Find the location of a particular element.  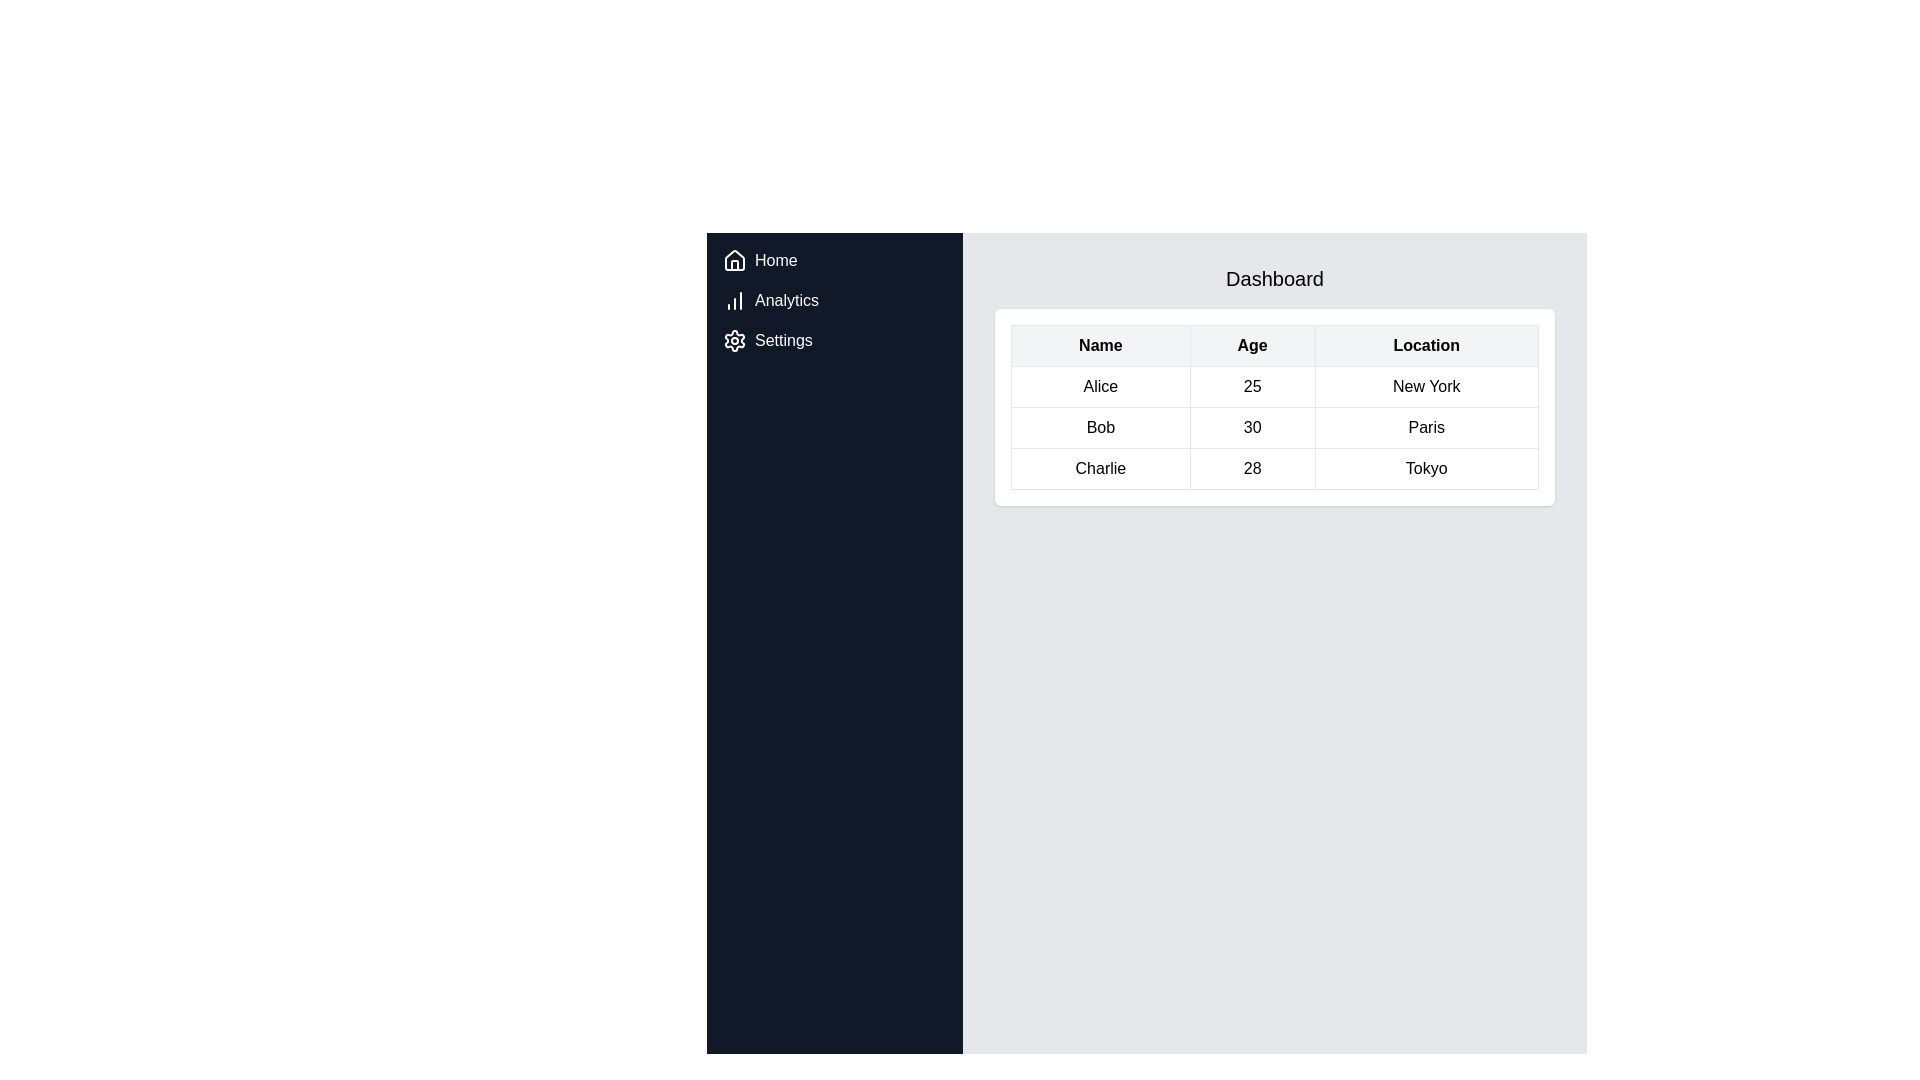

the column header label indicating user names, which is the first item in a horizontal row of three labels at the top-left of the table's header is located at coordinates (1099, 345).